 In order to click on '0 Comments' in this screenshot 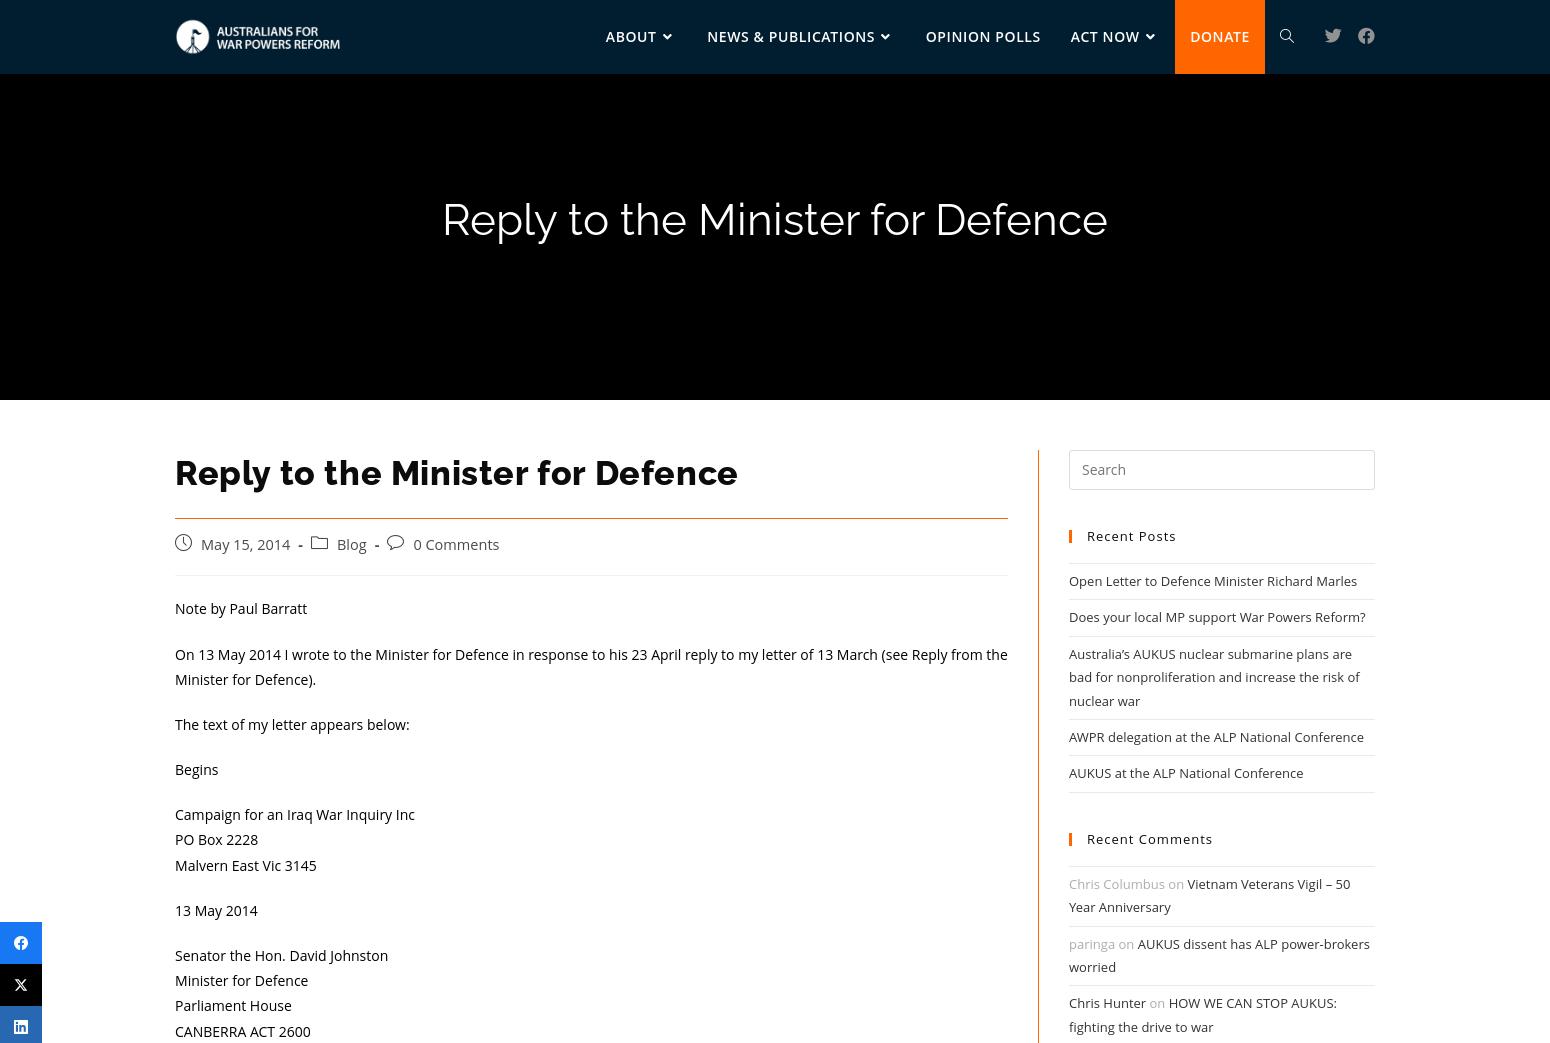, I will do `click(413, 543)`.